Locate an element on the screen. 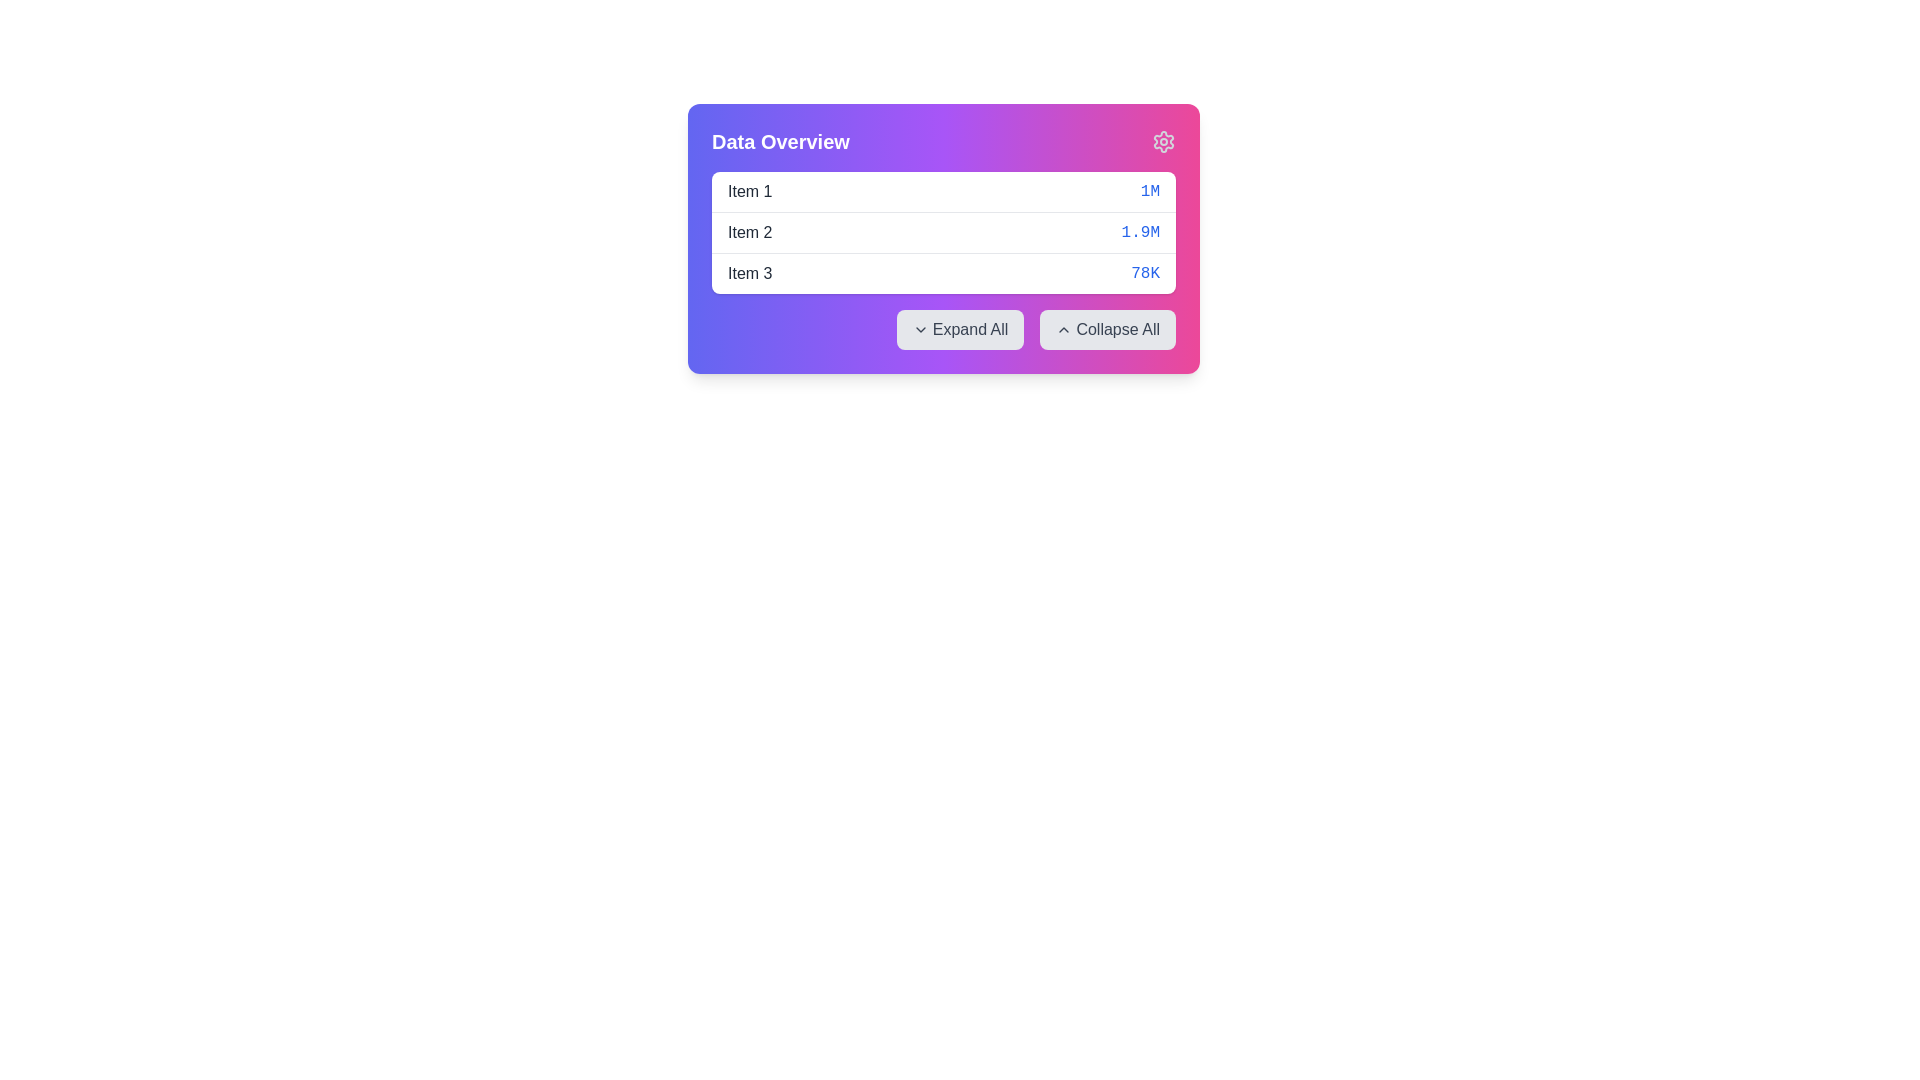 The height and width of the screenshot is (1080, 1920). the first row of the data entry list item that summarizes information about 'Item 1' within the 'Data Overview' card is located at coordinates (943, 192).